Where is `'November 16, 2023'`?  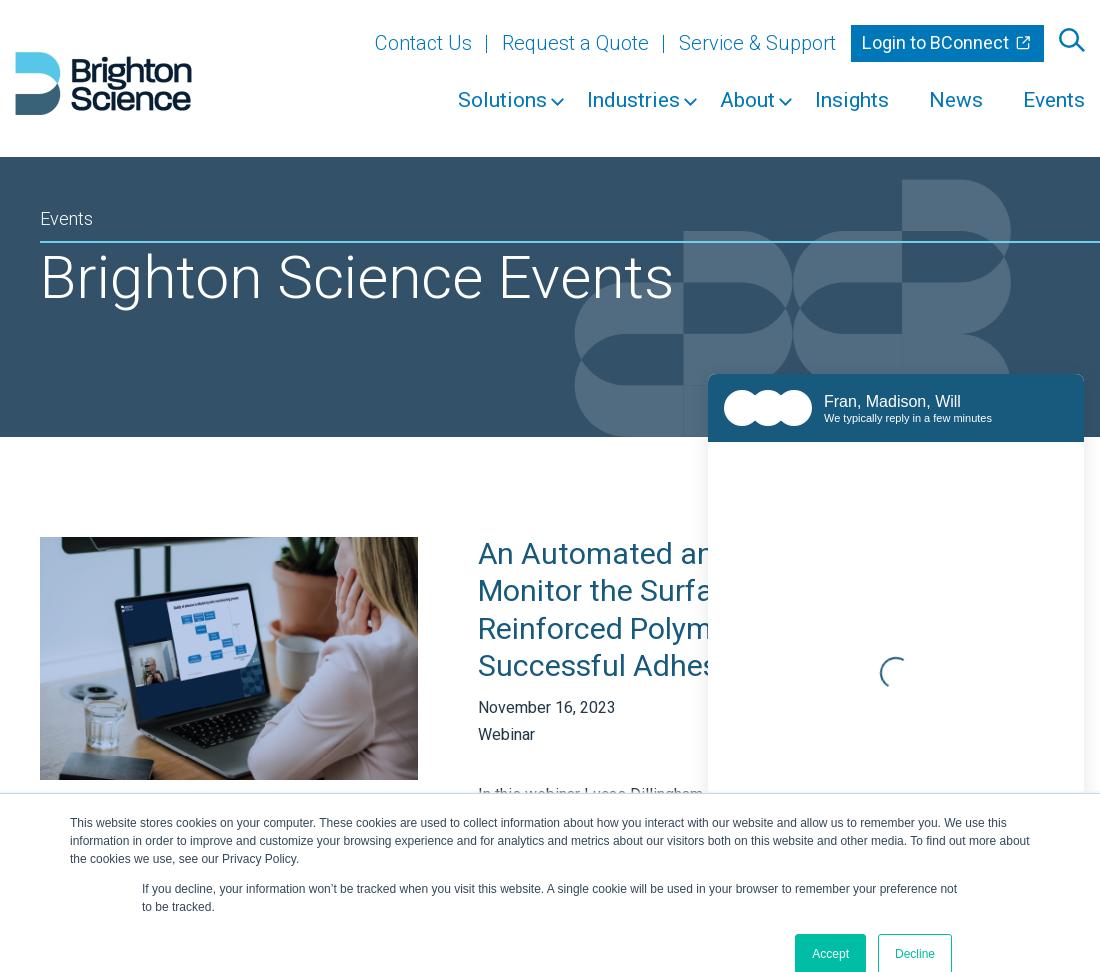
'November 16, 2023' is located at coordinates (547, 706).